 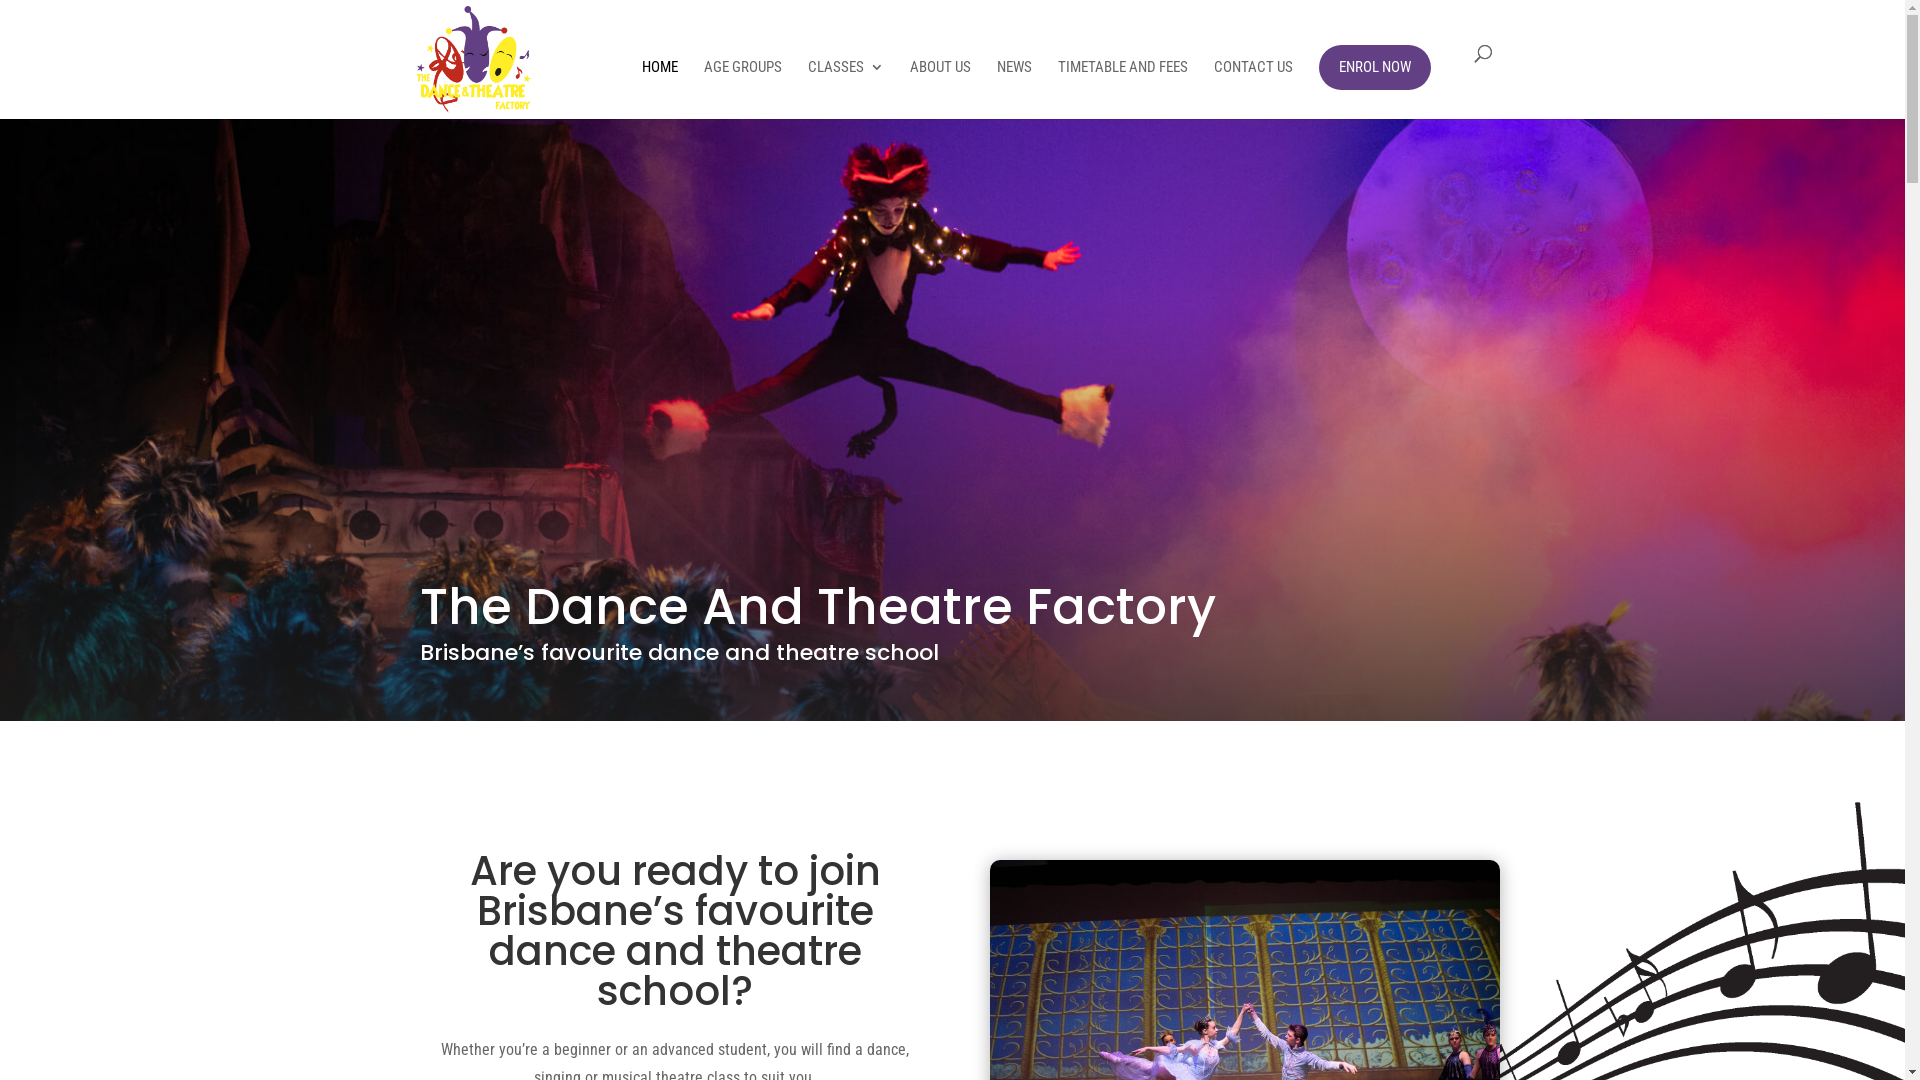 I want to click on 'CONTACT US', so click(x=1252, y=88).